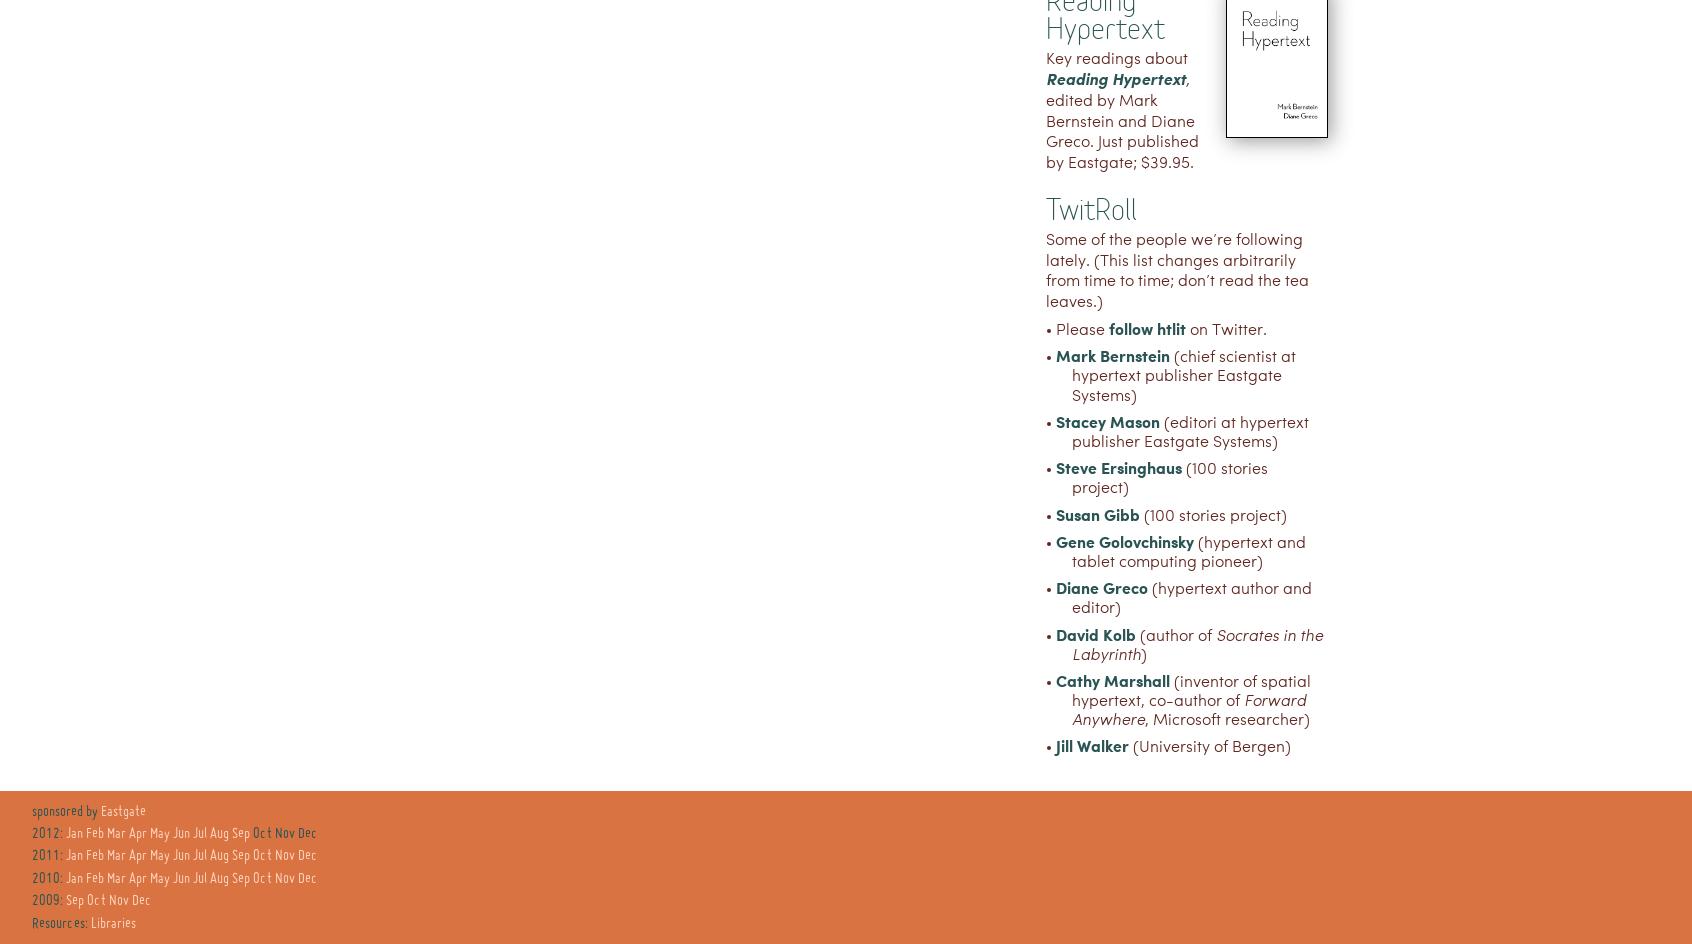 The image size is (1692, 944). What do you see at coordinates (1187, 551) in the screenshot?
I see `'(hypertext and tablet computing pioneer)'` at bounding box center [1187, 551].